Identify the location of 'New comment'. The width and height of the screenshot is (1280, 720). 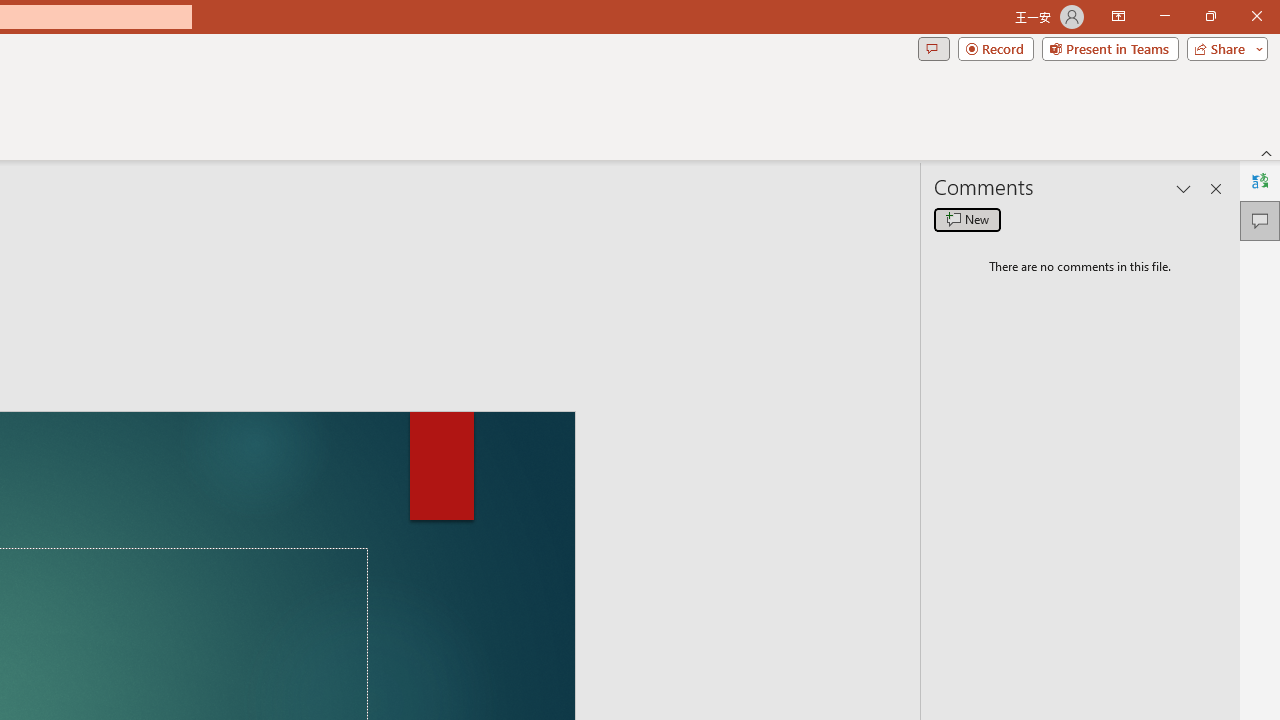
(967, 219).